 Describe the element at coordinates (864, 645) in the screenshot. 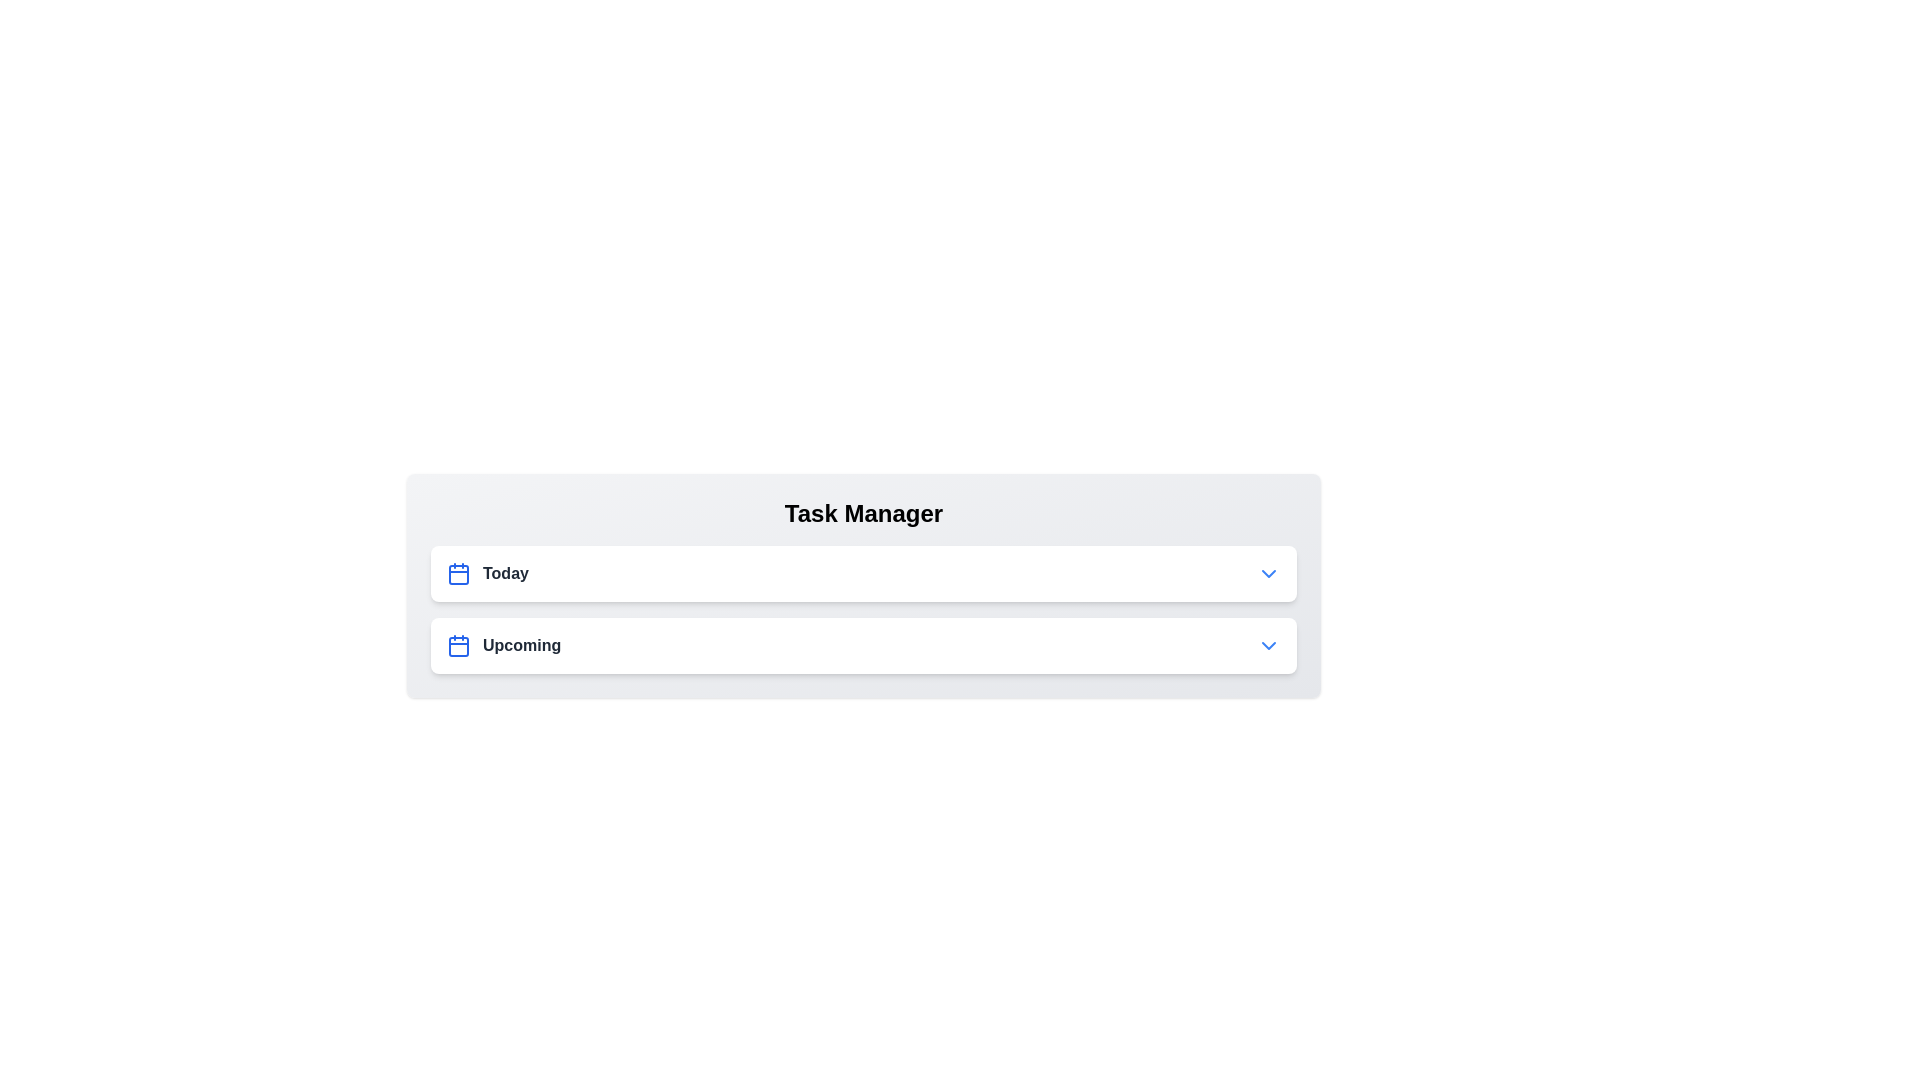

I see `the 'Upcoming' header to toggle its expansion state` at that location.